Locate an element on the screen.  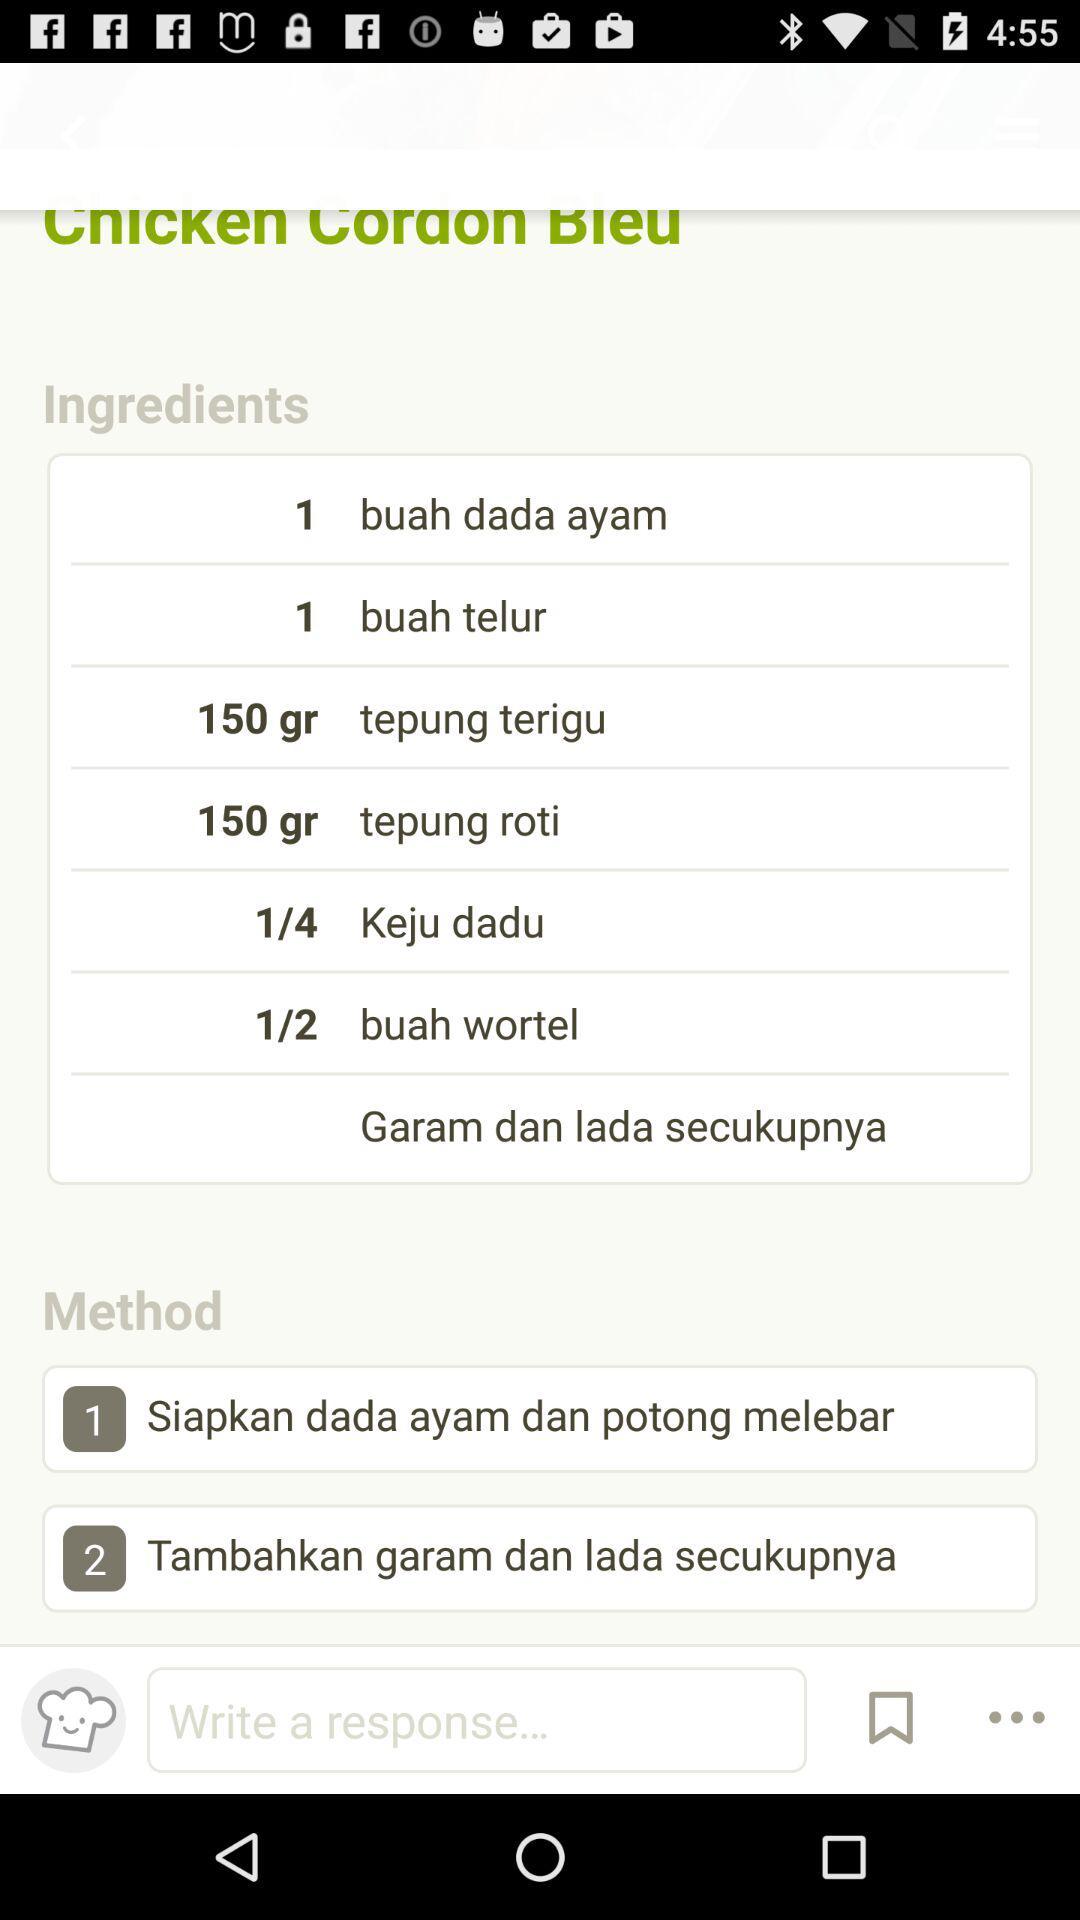
the more icon is located at coordinates (1017, 1840).